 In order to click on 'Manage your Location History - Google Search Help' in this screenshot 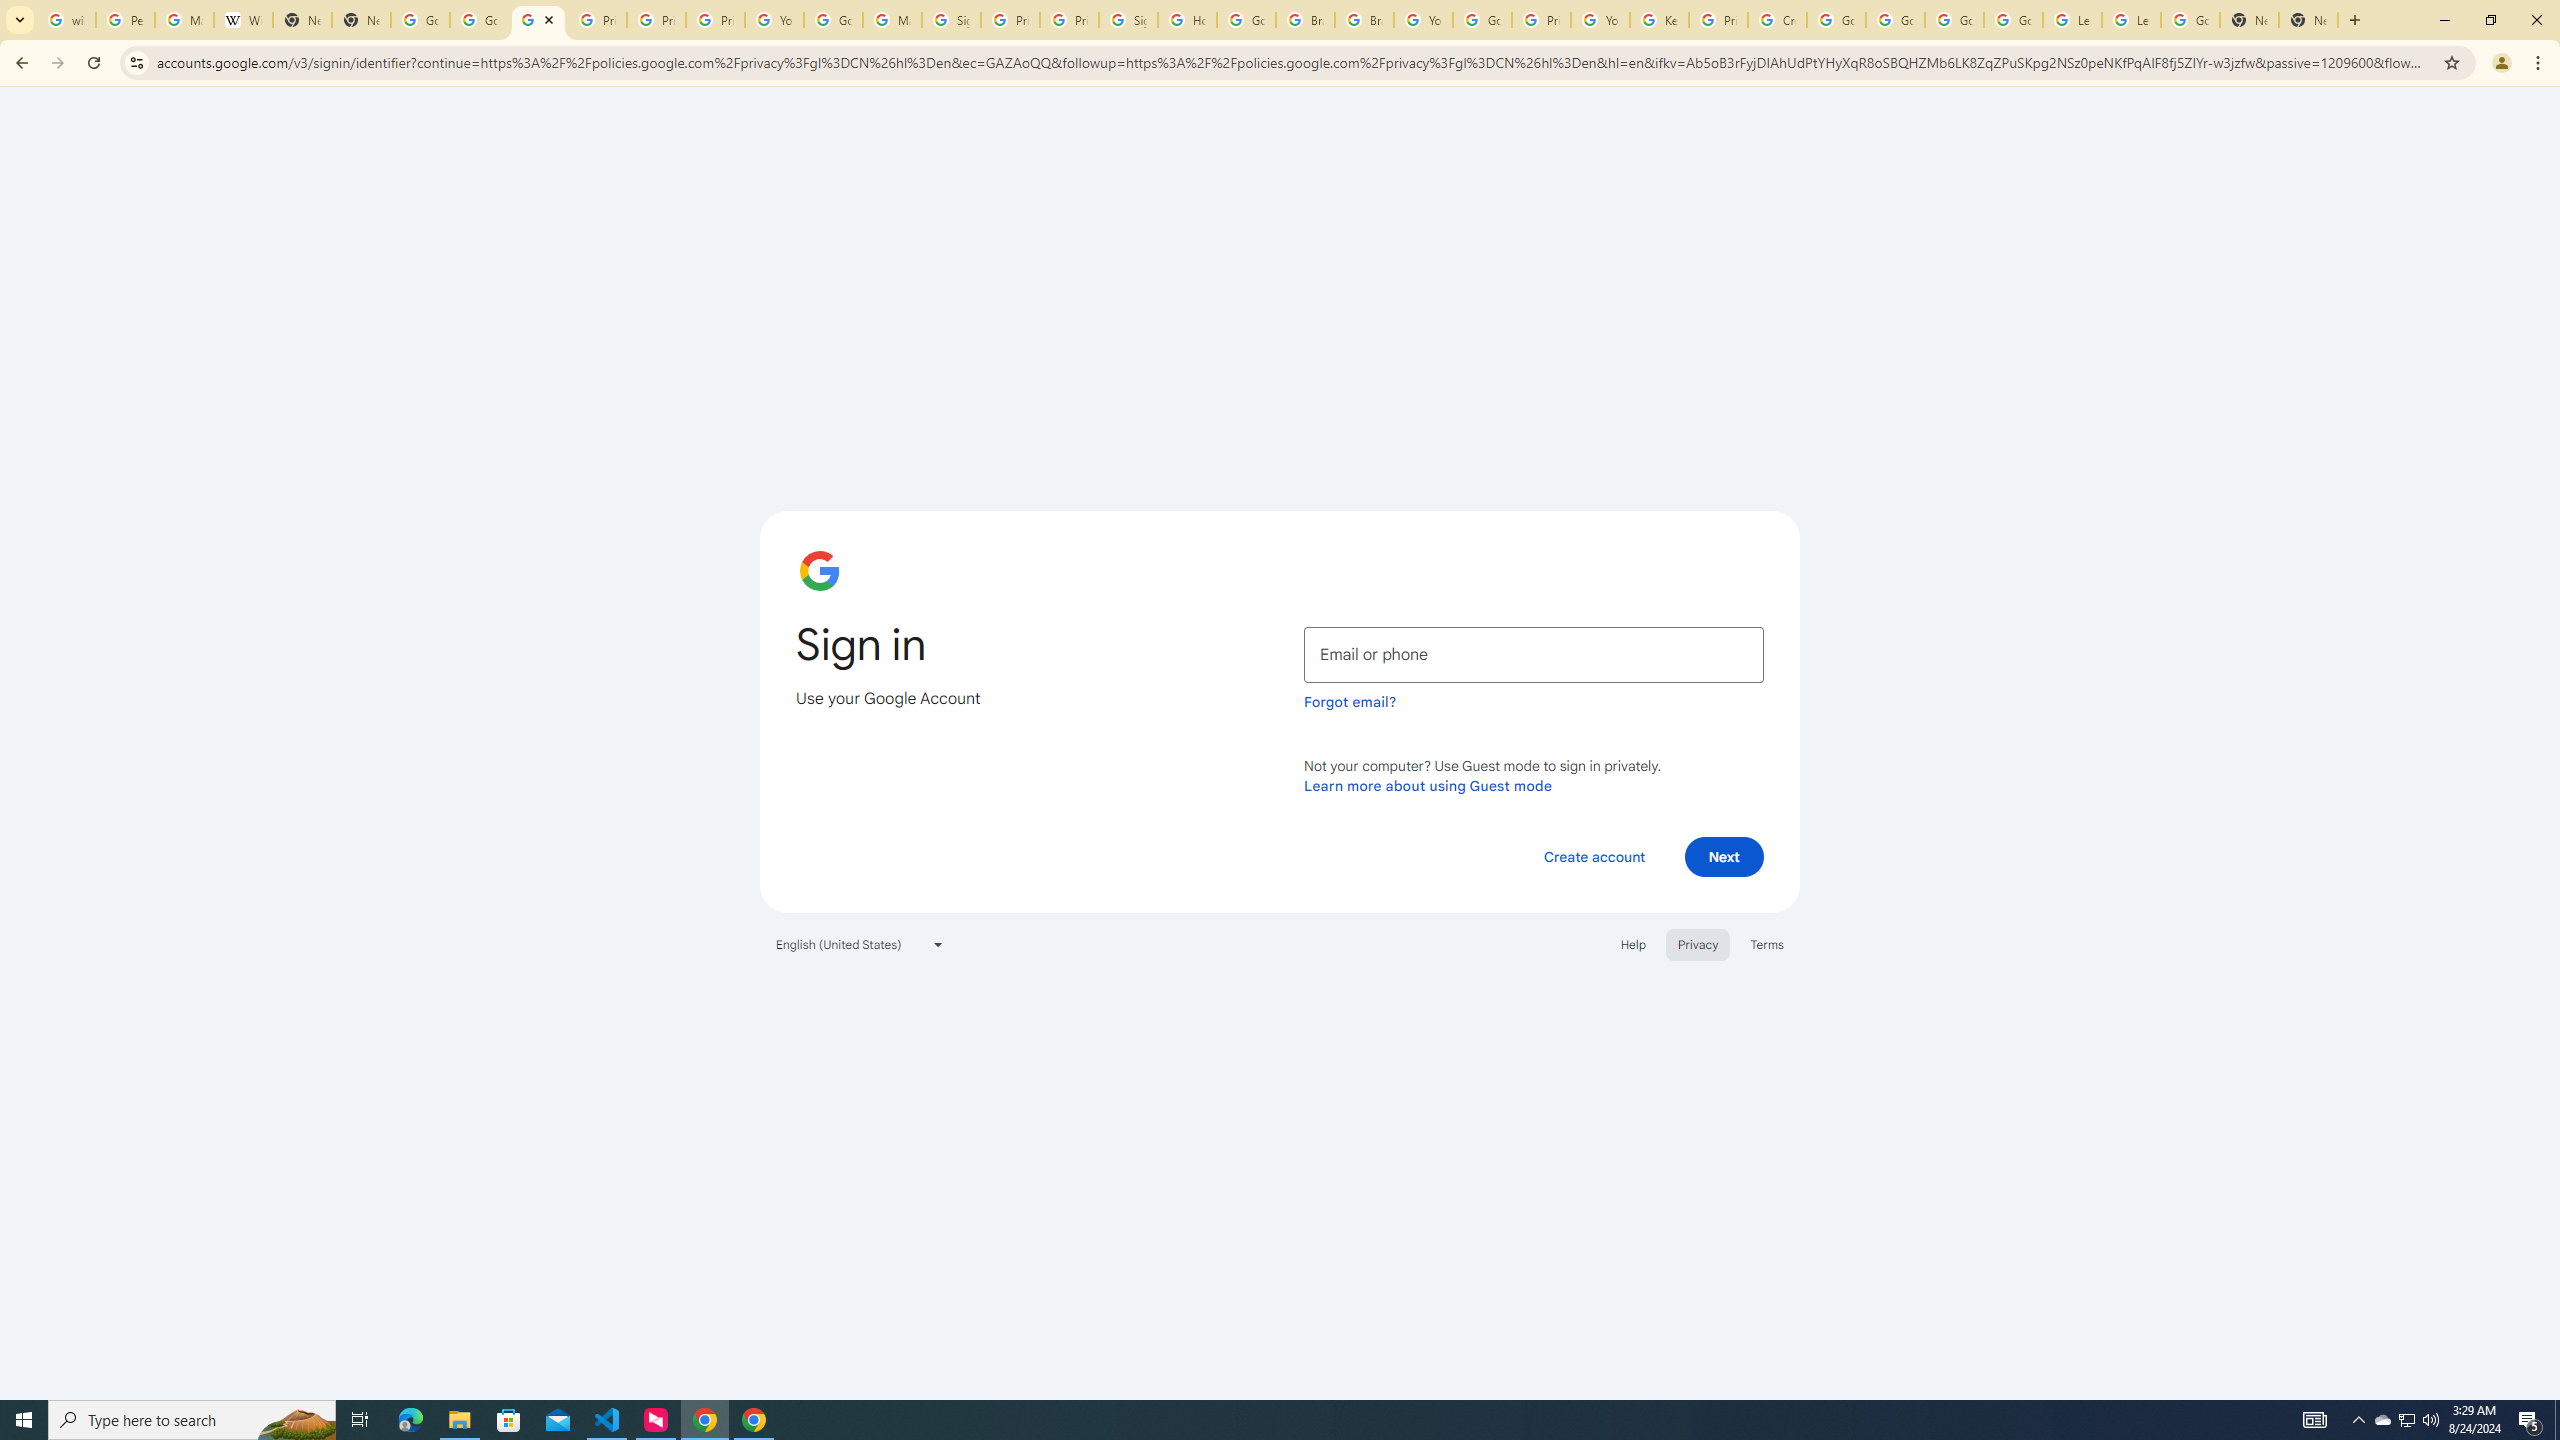, I will do `click(183, 19)`.